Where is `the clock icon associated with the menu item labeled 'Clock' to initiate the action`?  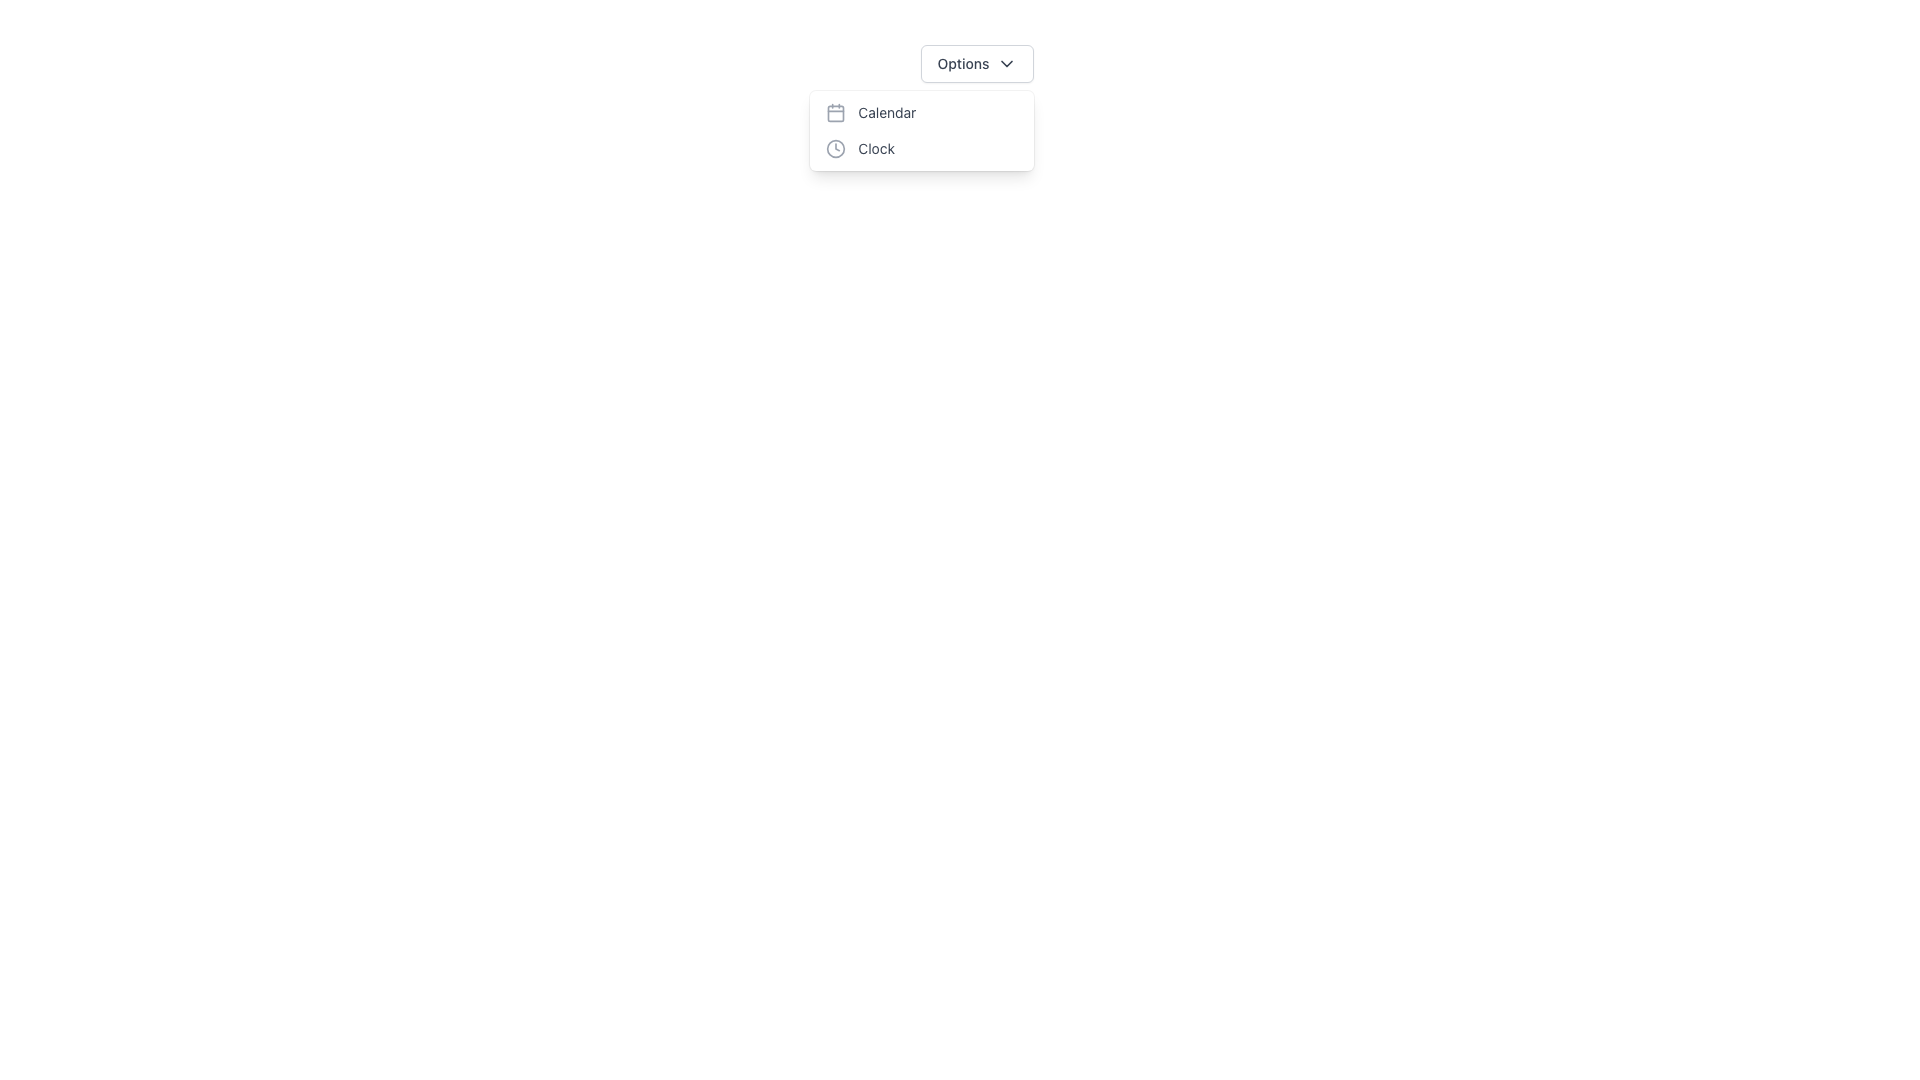 the clock icon associated with the menu item labeled 'Clock' to initiate the action is located at coordinates (836, 148).